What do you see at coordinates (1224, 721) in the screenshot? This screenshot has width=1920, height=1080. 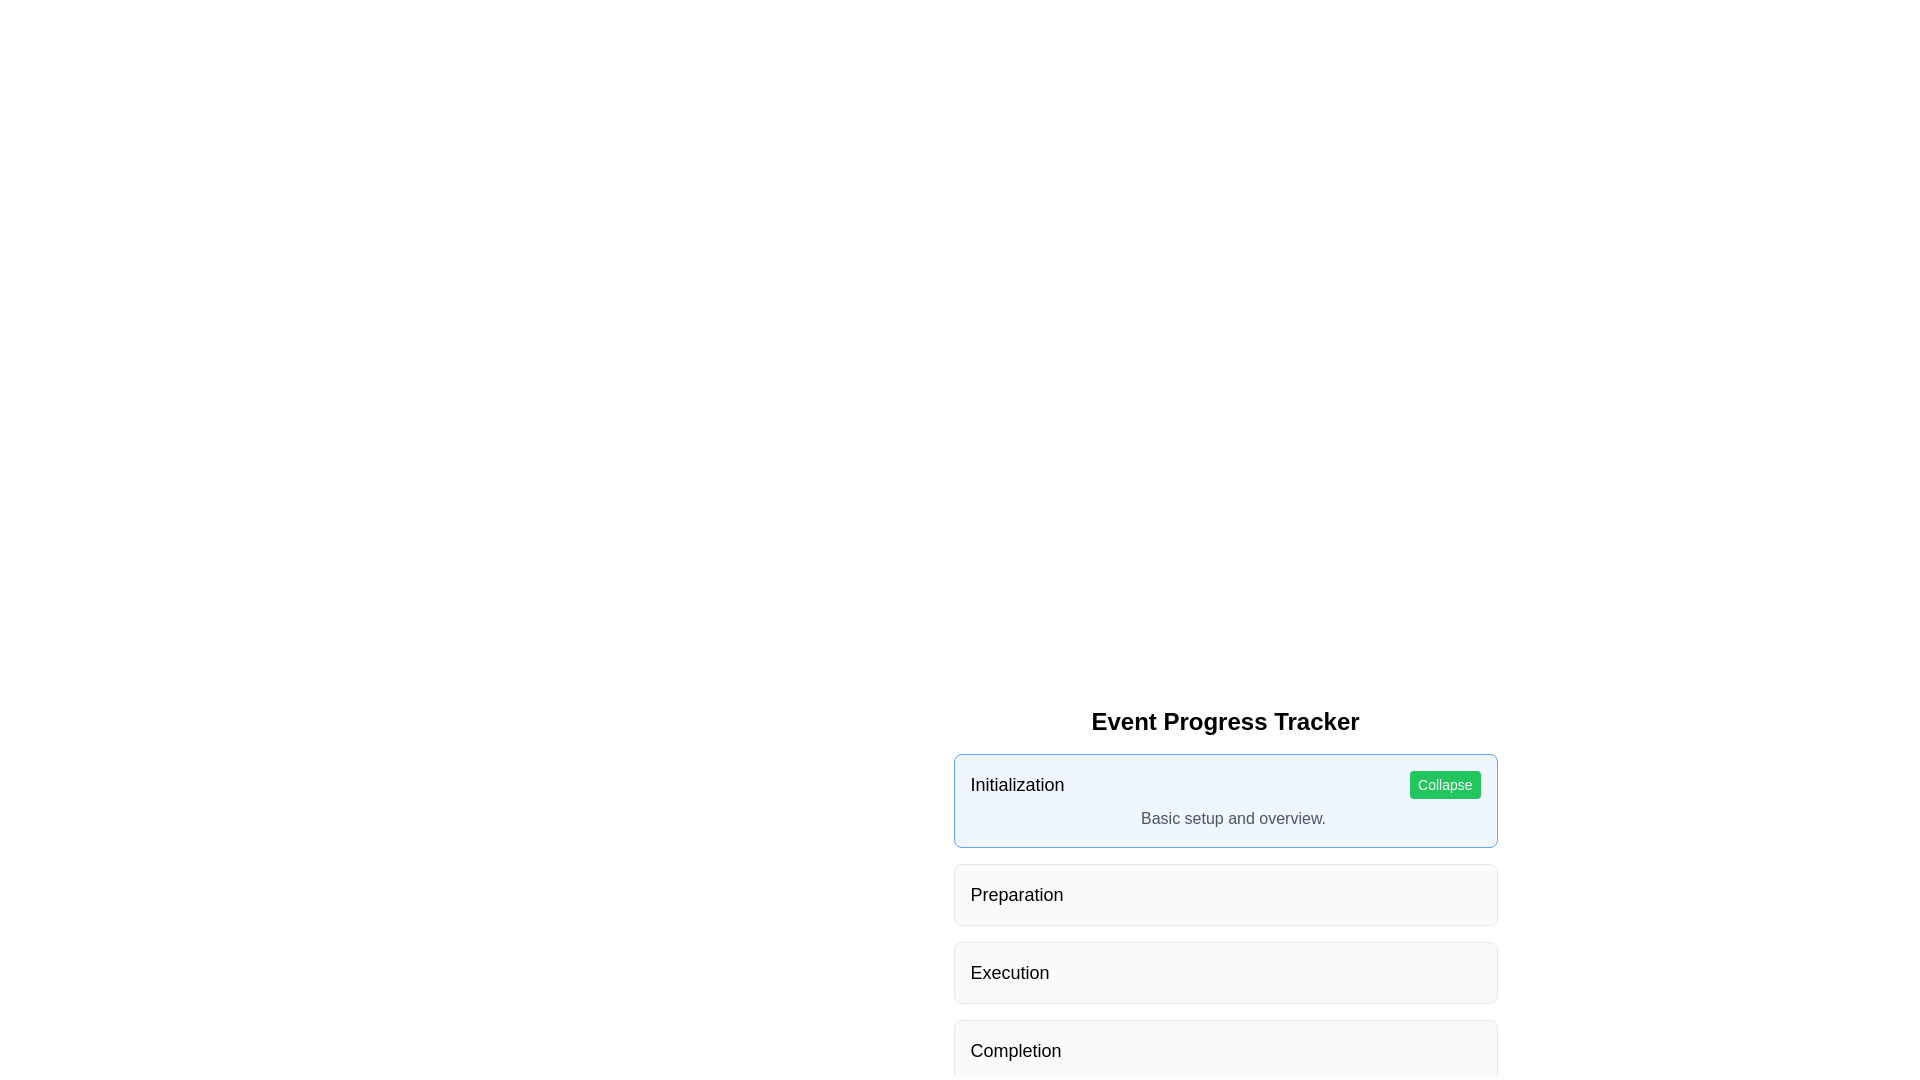 I see `the header text element that serves as a title and is positioned at the top of the layout, above the 'Initialization' section` at bounding box center [1224, 721].